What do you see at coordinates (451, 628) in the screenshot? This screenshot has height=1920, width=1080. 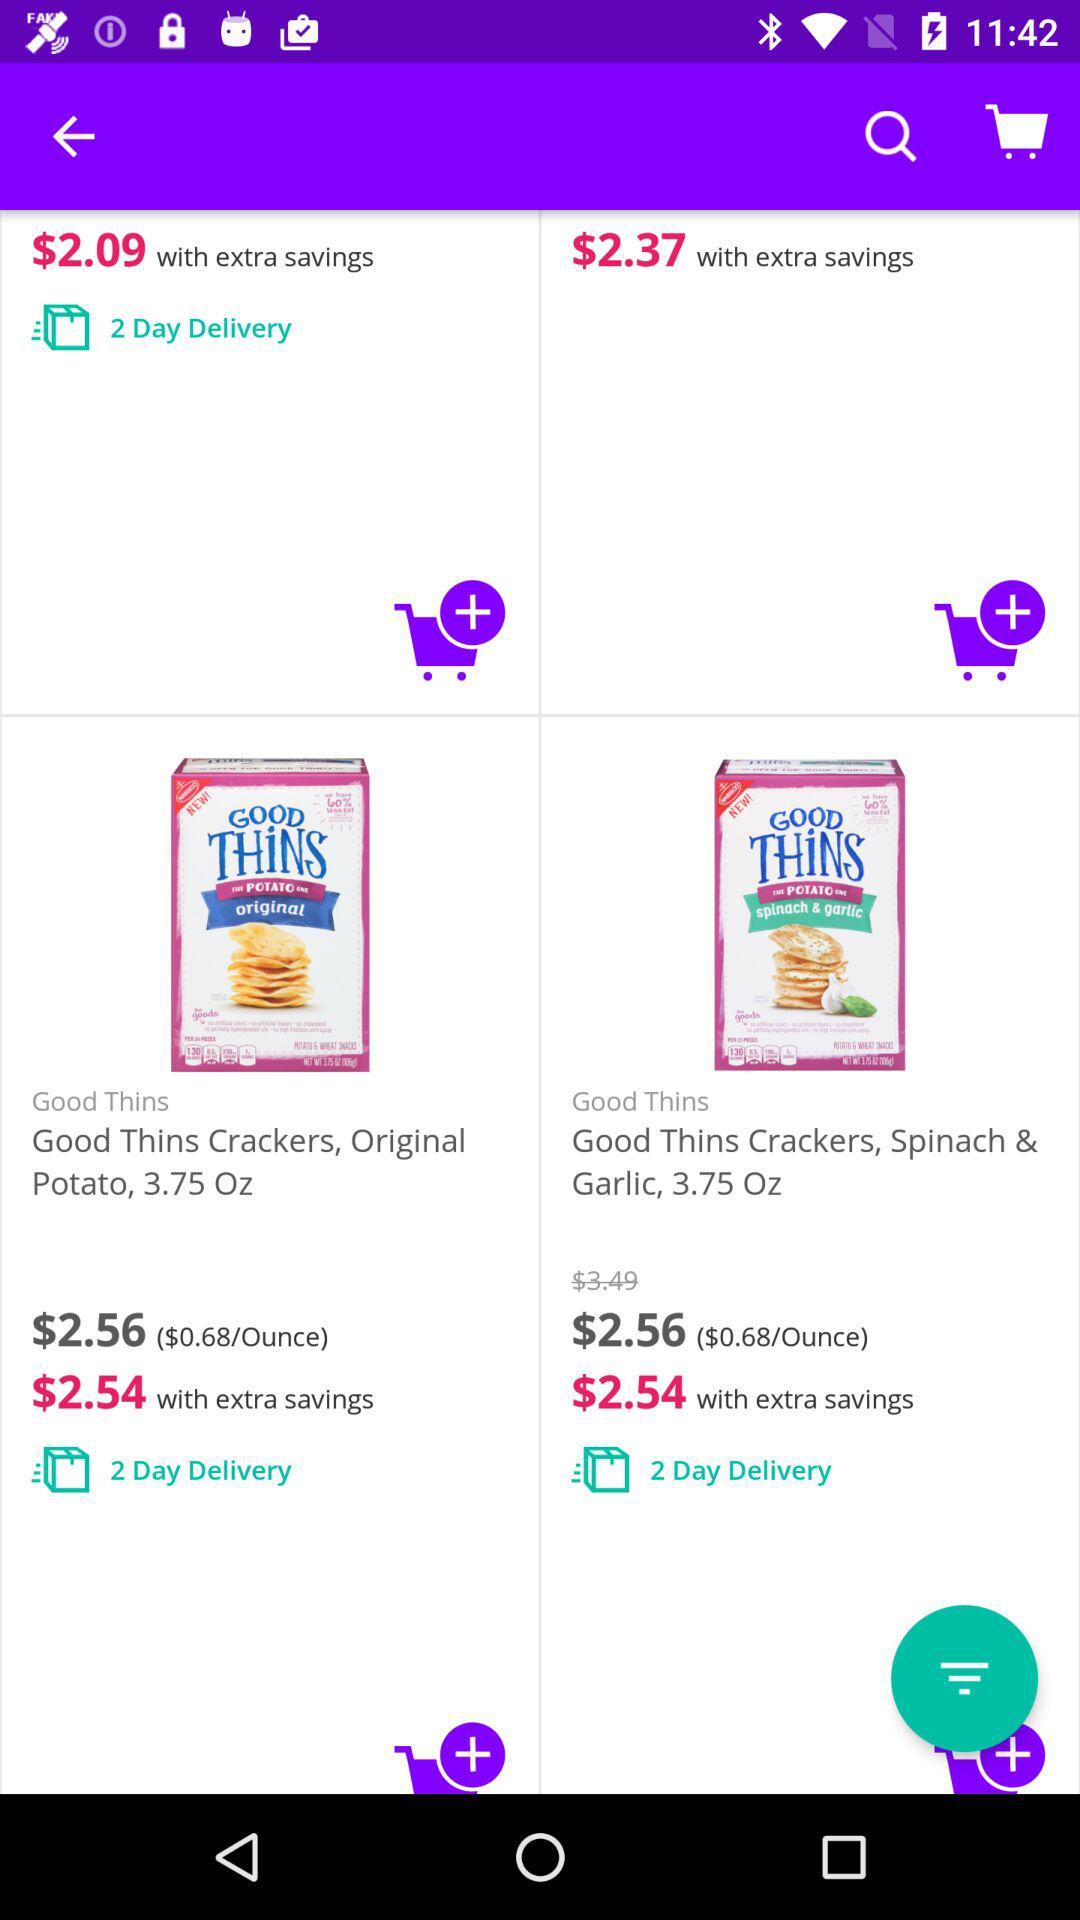 I see `to cart` at bounding box center [451, 628].